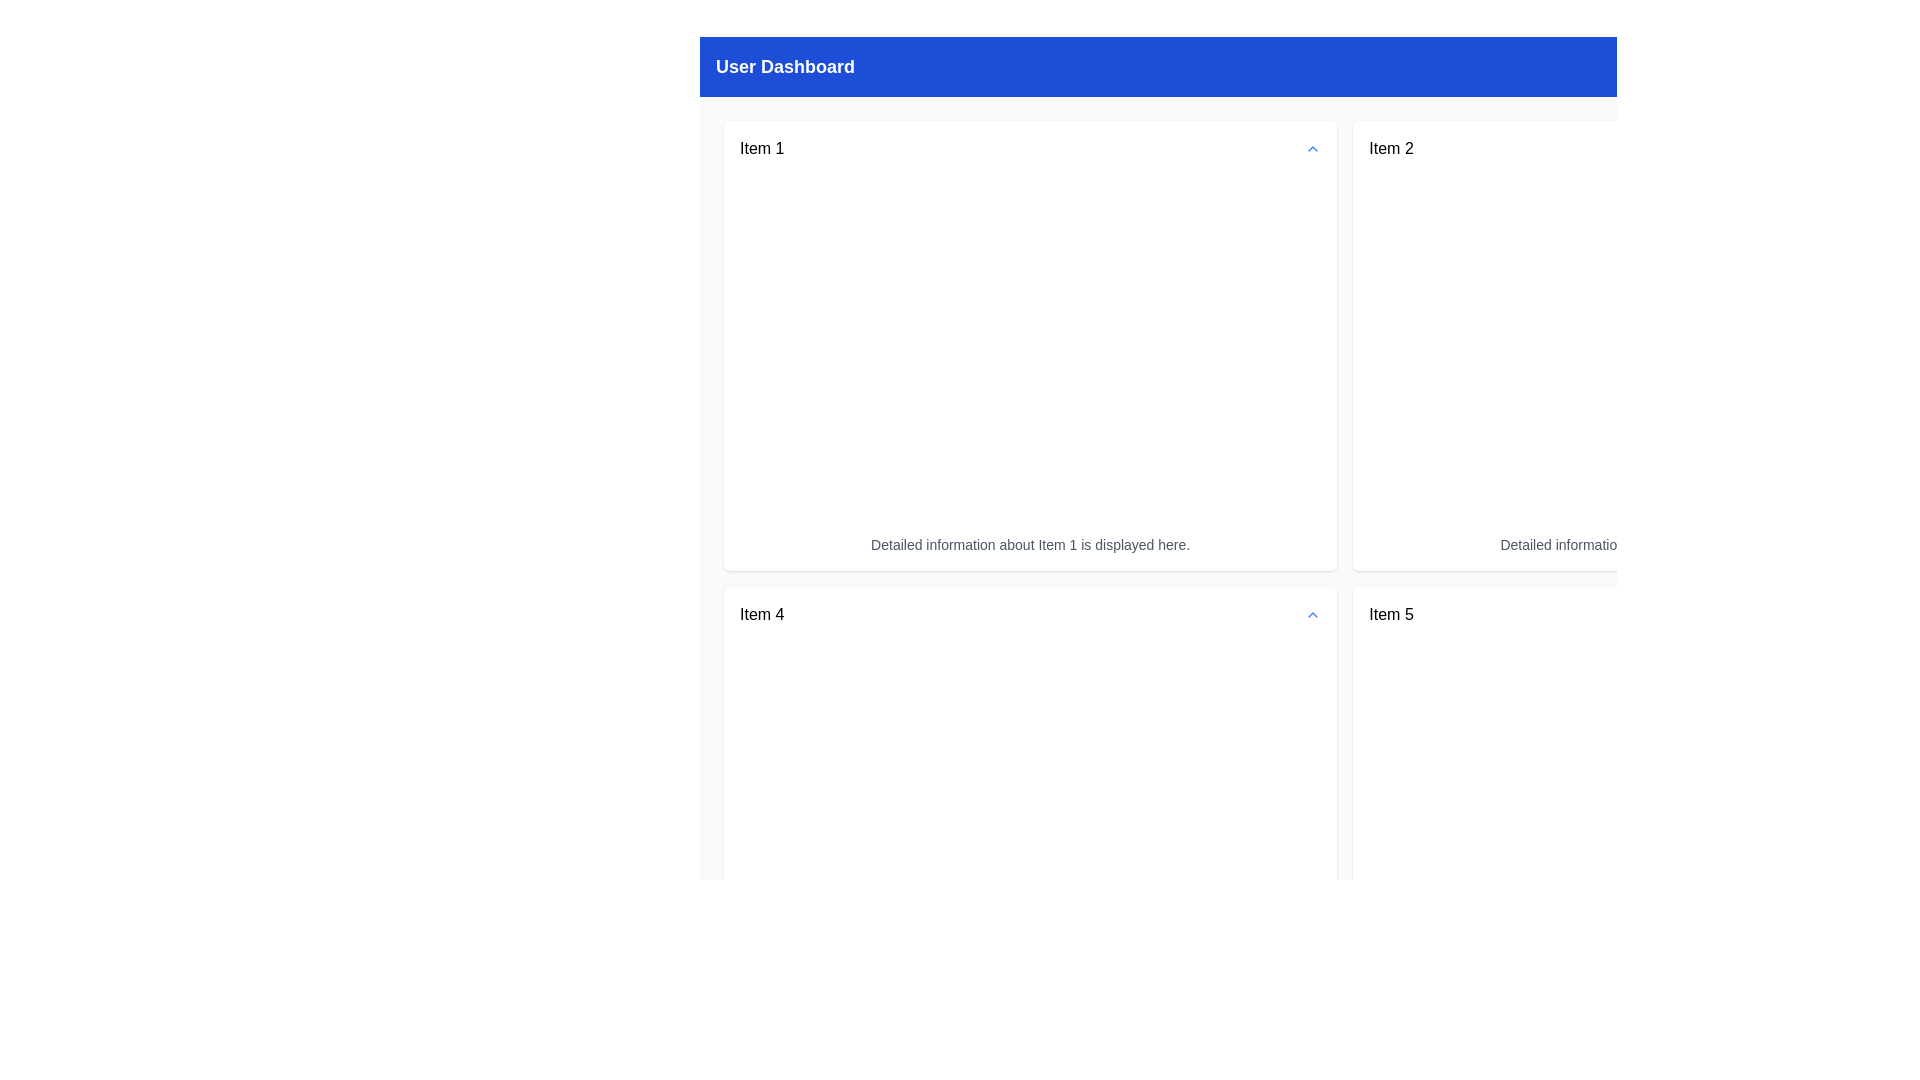 The image size is (1920, 1080). Describe the element at coordinates (761, 613) in the screenshot. I see `the text element labeled 'Item 4', which is positioned in the bottom-left quadrant of the dashboard` at that location.